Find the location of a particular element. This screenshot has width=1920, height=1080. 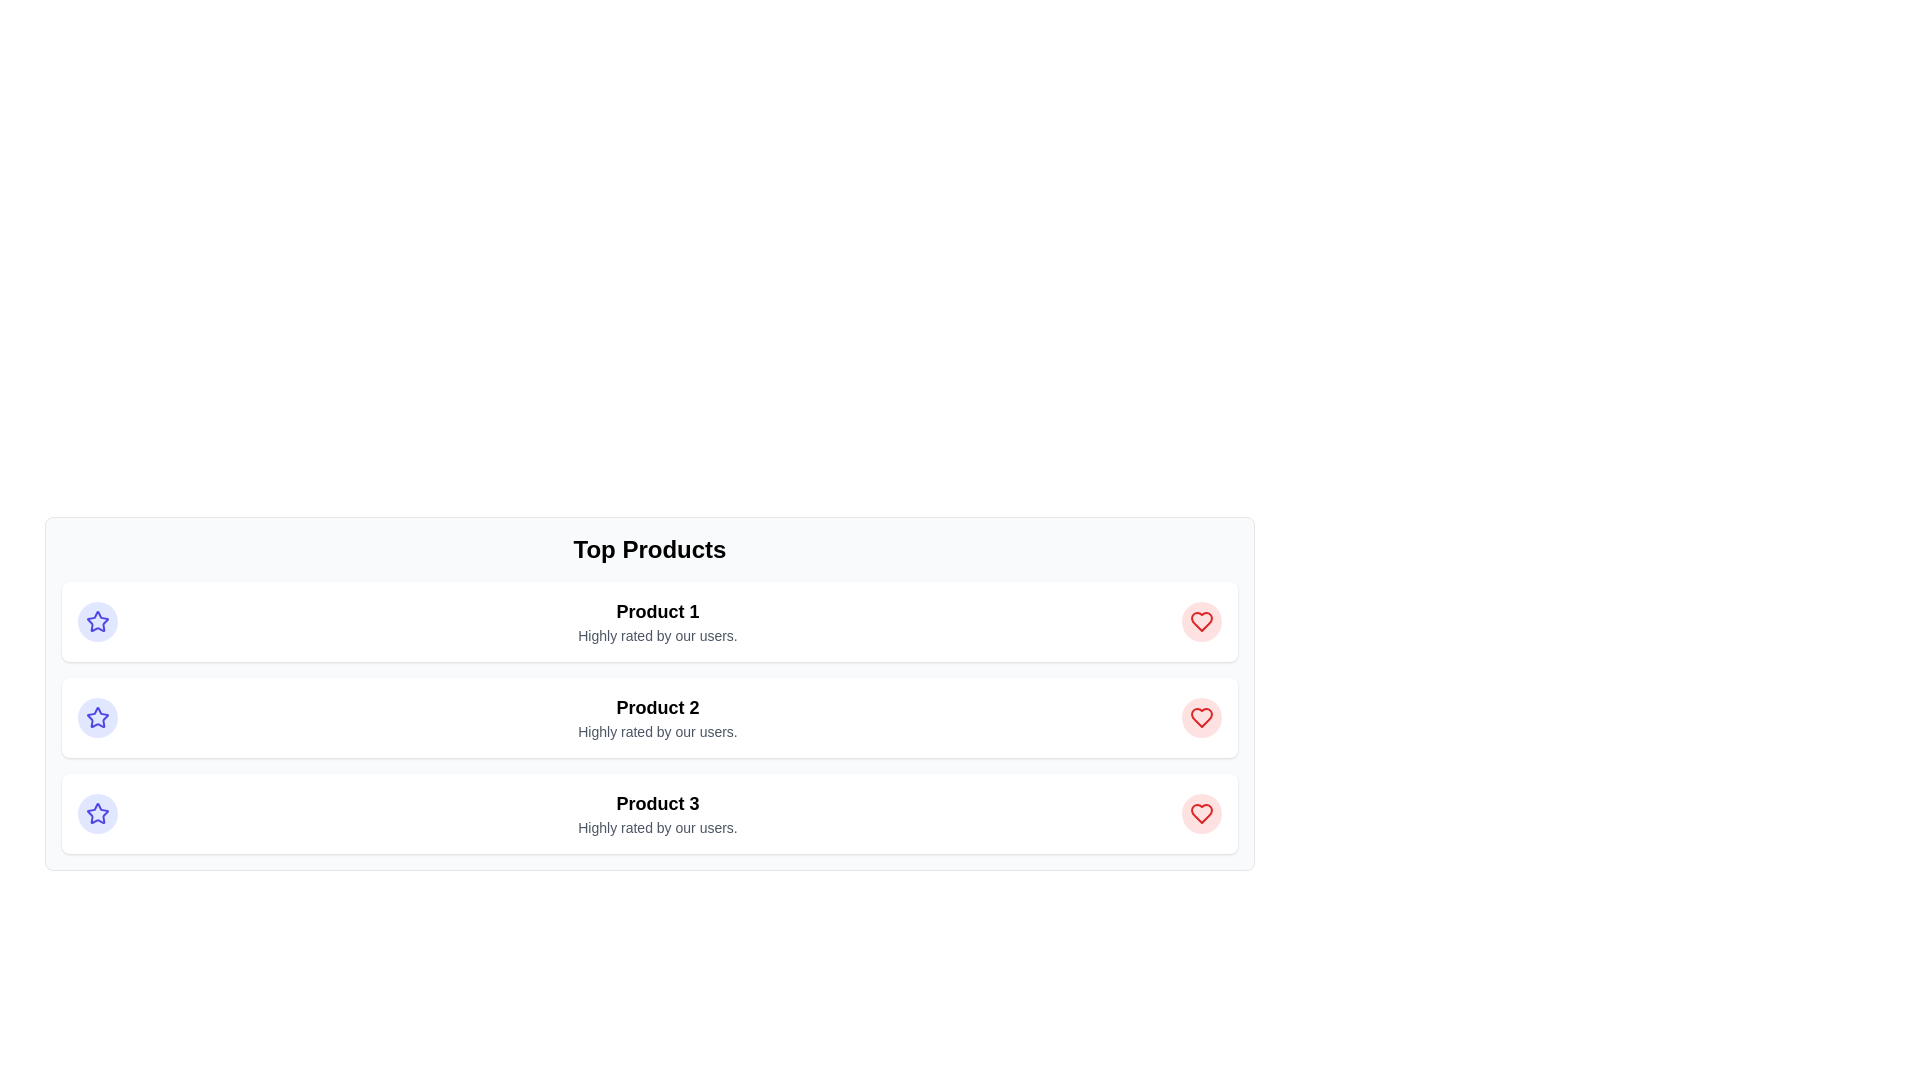

the indigo star-shaped icon located on the left side of the second product entry in the product listing interface is located at coordinates (96, 620).